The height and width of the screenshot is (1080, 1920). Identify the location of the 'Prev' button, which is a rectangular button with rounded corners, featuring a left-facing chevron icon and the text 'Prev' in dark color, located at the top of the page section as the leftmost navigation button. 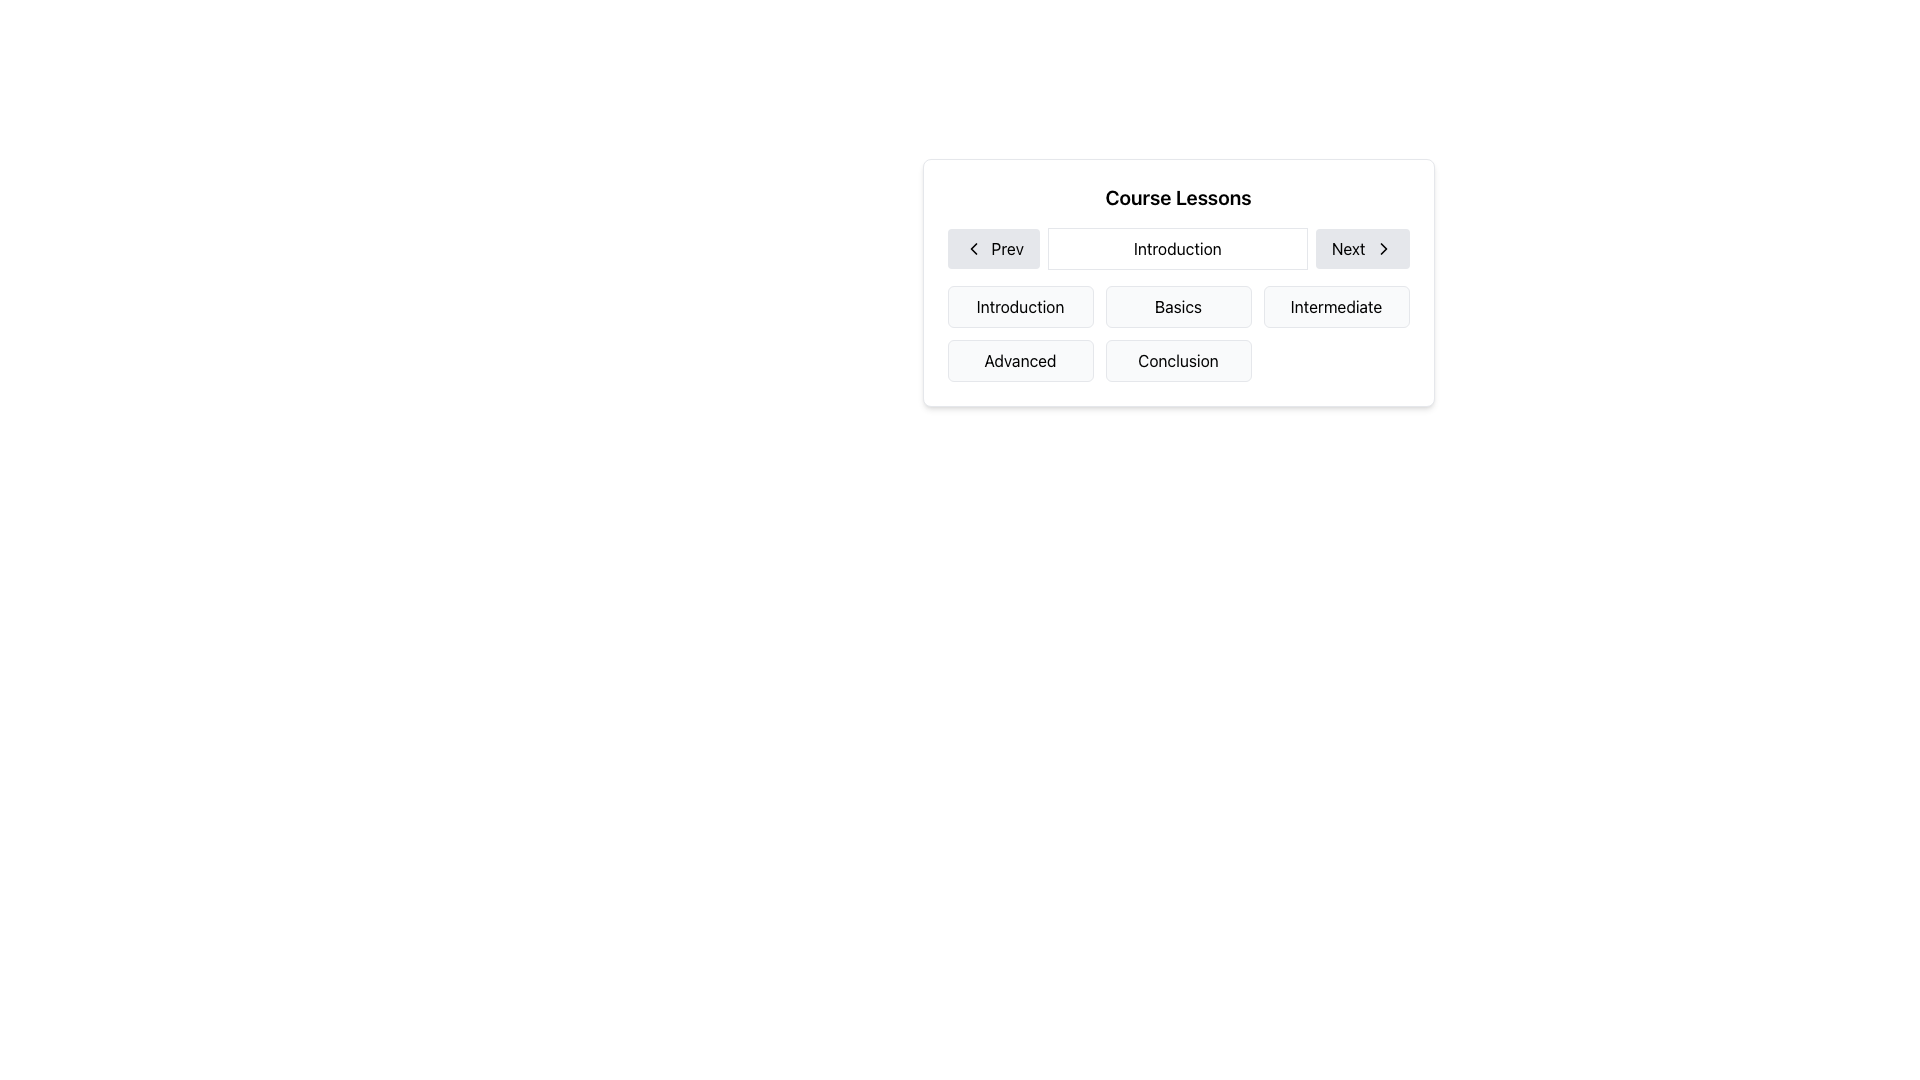
(993, 248).